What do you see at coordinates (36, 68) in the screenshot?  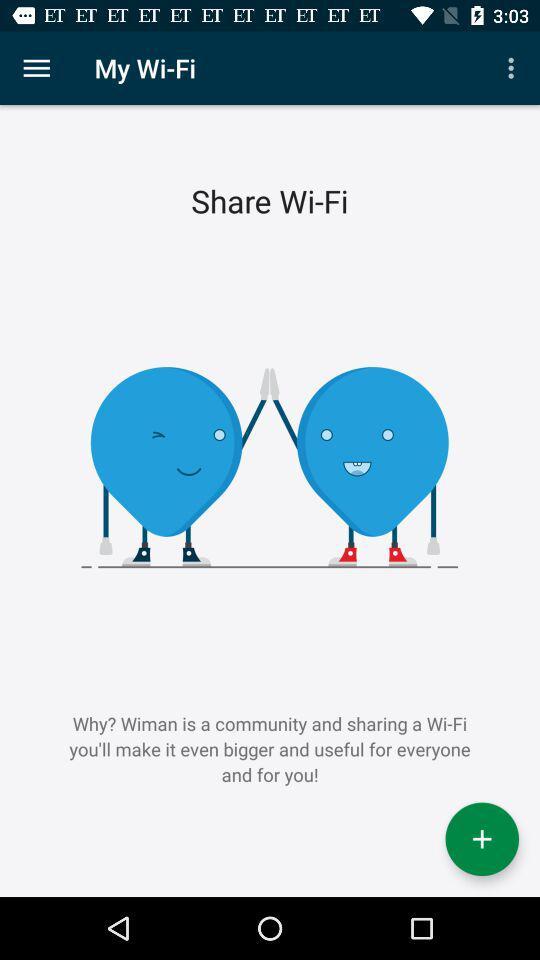 I see `the item to the left of the my wi-fi icon` at bounding box center [36, 68].